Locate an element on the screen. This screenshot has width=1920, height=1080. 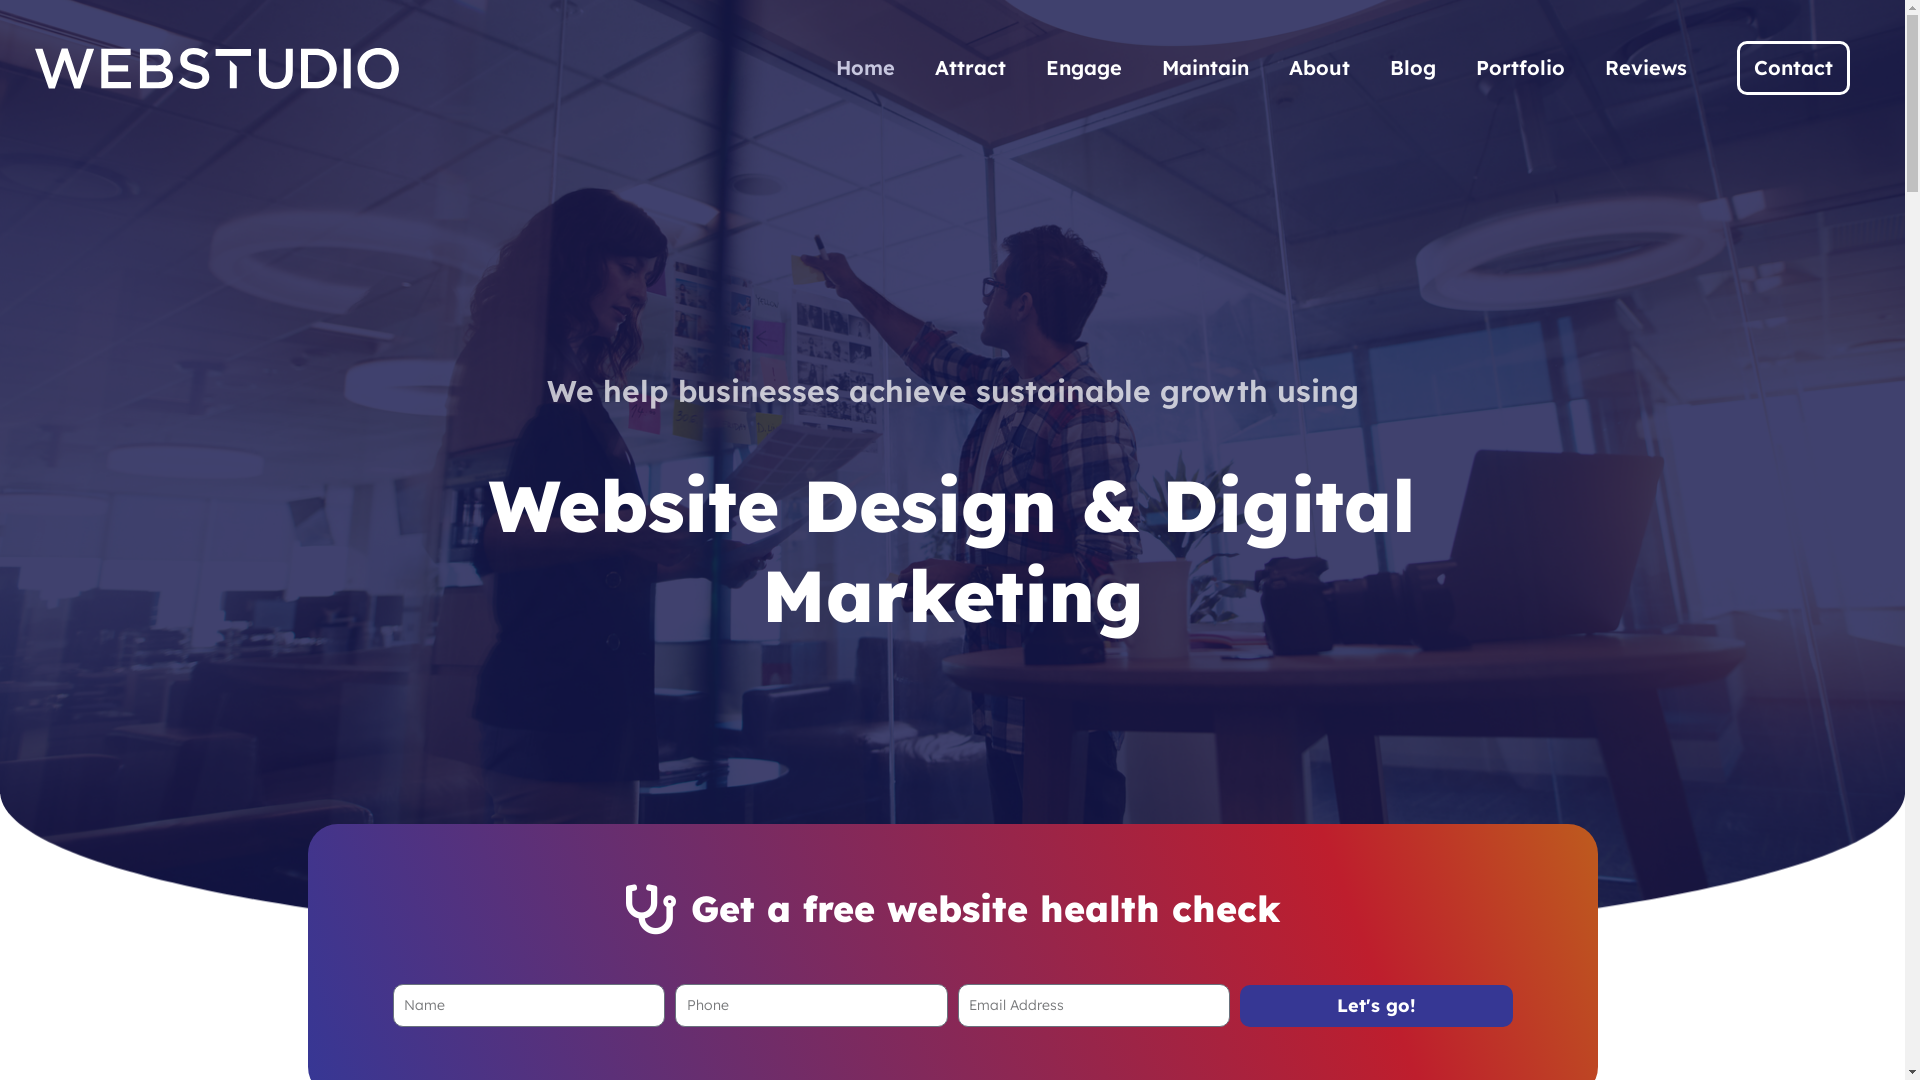
'Home' is located at coordinates (865, 67).